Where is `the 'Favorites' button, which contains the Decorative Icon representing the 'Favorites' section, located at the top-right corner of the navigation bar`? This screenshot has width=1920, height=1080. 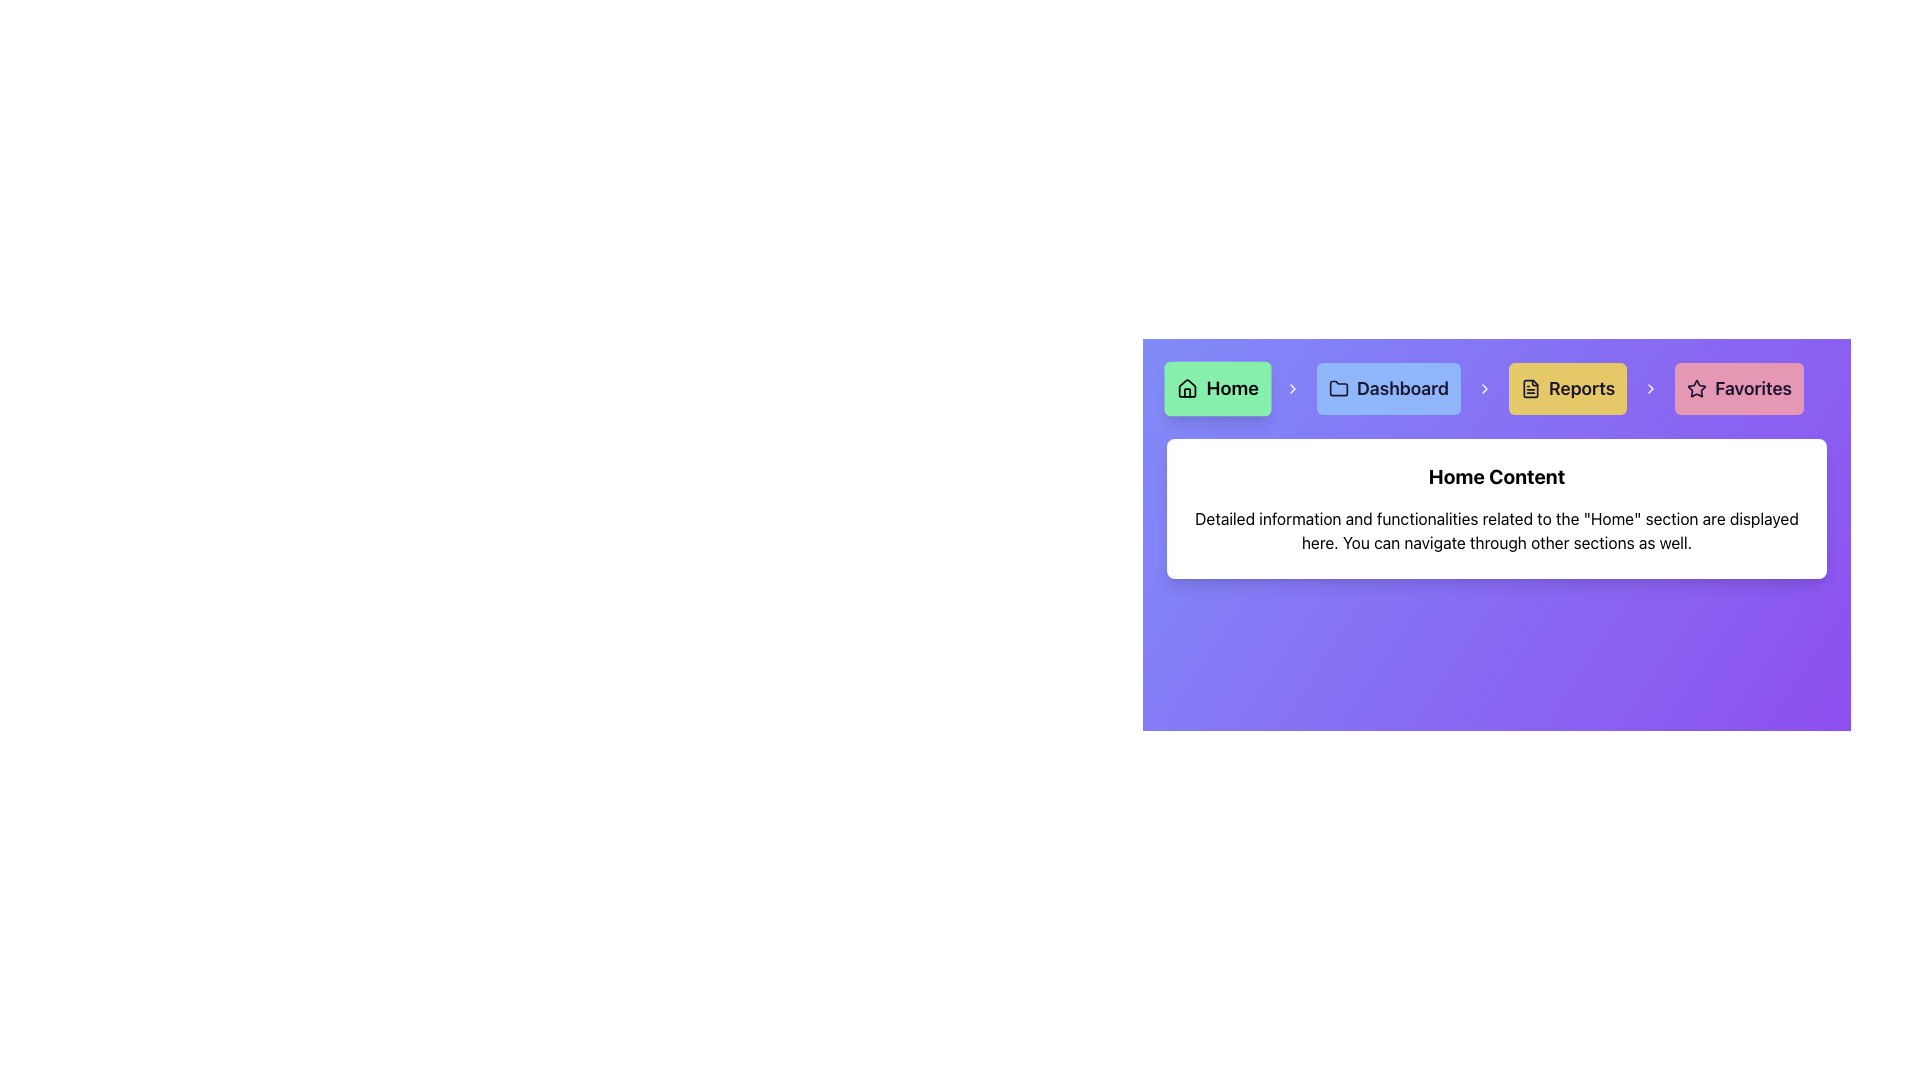 the 'Favorites' button, which contains the Decorative Icon representing the 'Favorites' section, located at the top-right corner of the navigation bar is located at coordinates (1696, 389).